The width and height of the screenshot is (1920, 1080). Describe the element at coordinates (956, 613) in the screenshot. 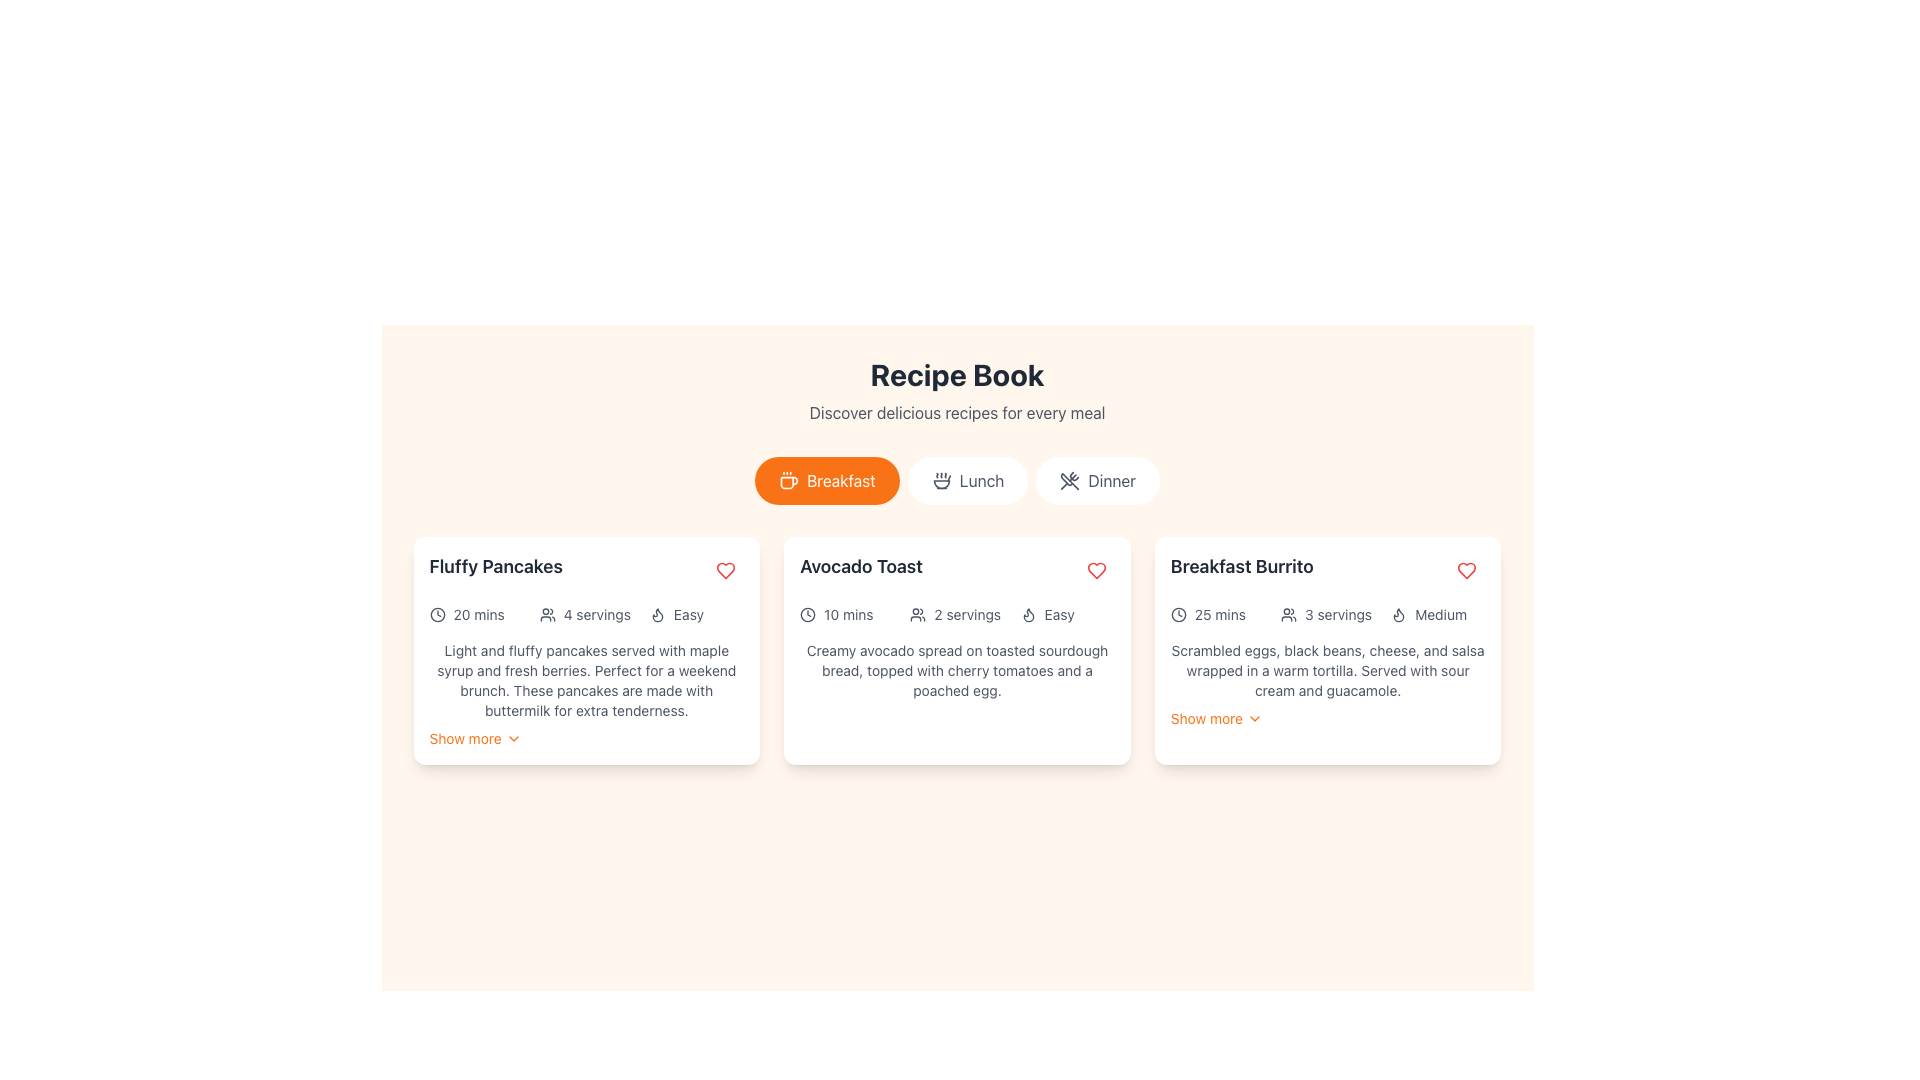

I see `the icons within the informational text group for the recipe 'Avocado Toast', which includes a clock, user, and flame icon, if they are interactive` at that location.